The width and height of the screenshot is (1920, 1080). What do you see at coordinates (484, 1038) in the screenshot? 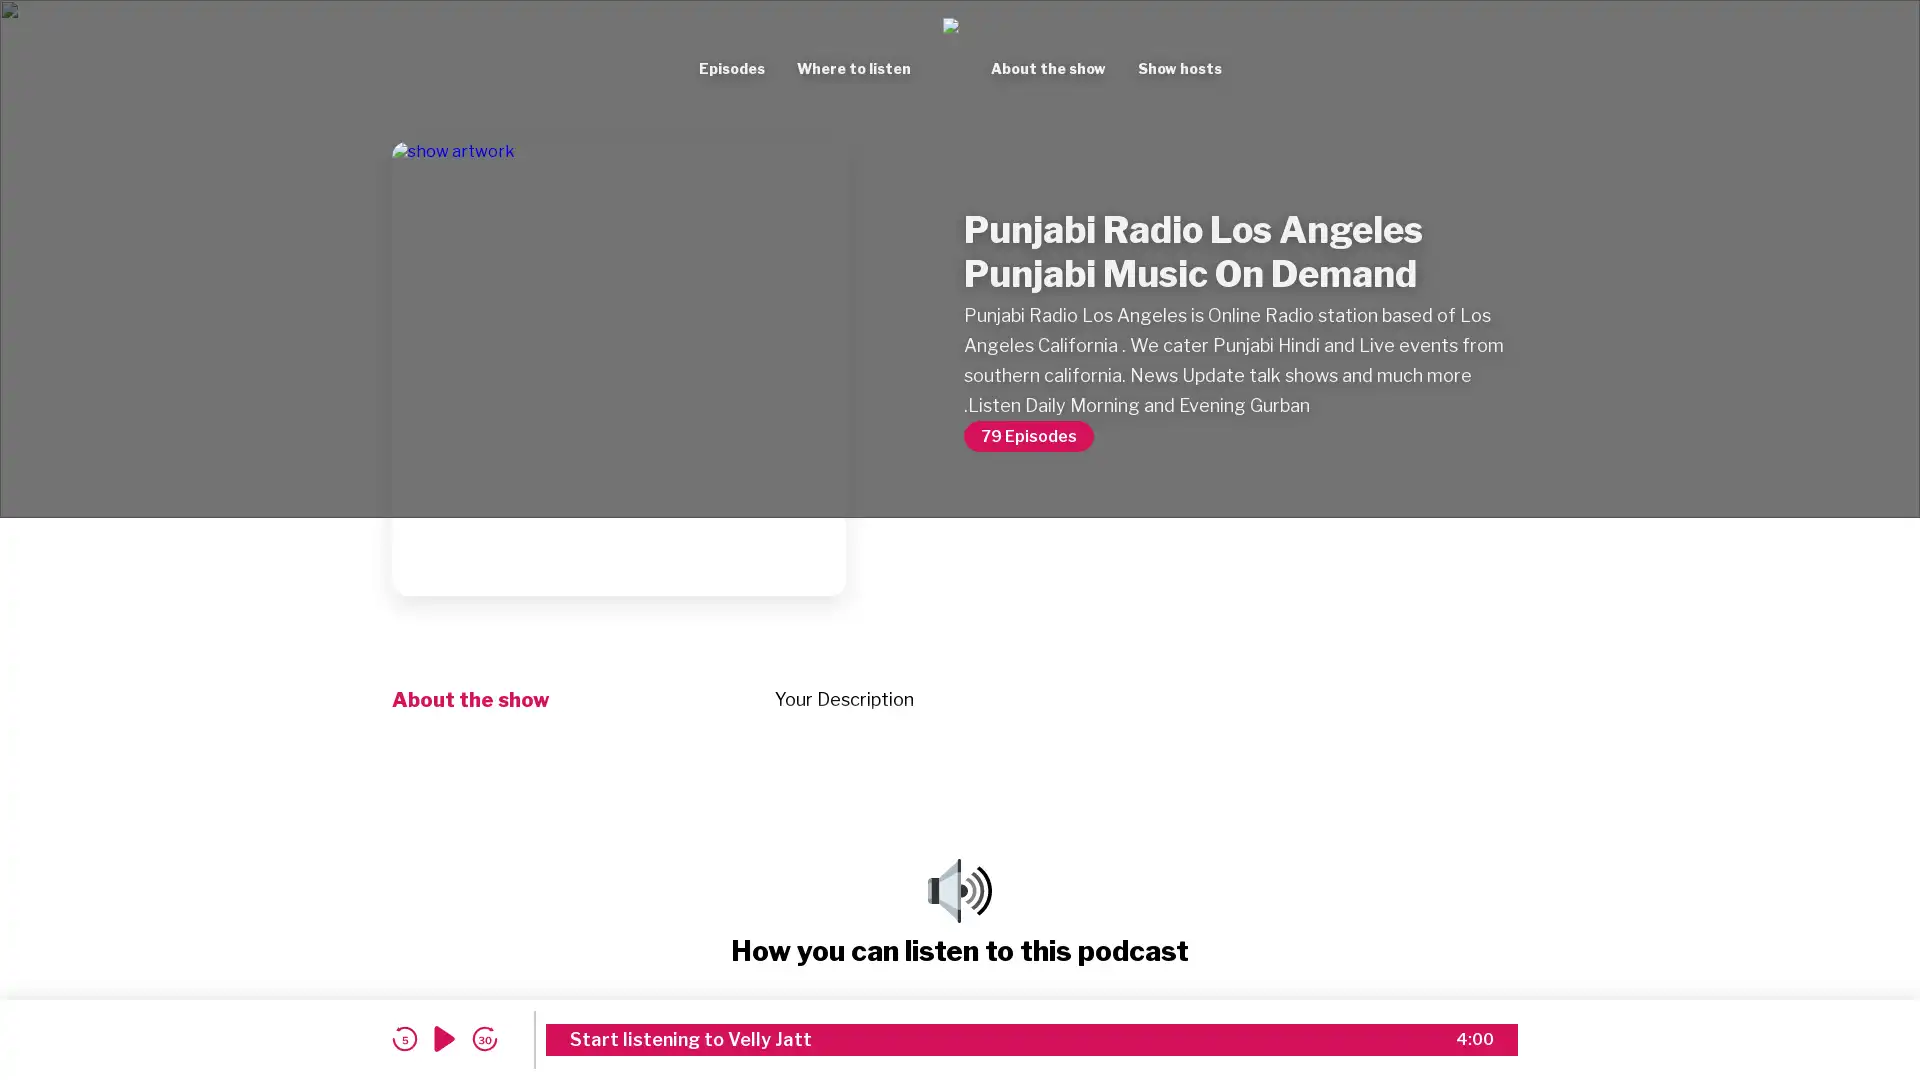
I see `skip forward 30 seconds` at bounding box center [484, 1038].